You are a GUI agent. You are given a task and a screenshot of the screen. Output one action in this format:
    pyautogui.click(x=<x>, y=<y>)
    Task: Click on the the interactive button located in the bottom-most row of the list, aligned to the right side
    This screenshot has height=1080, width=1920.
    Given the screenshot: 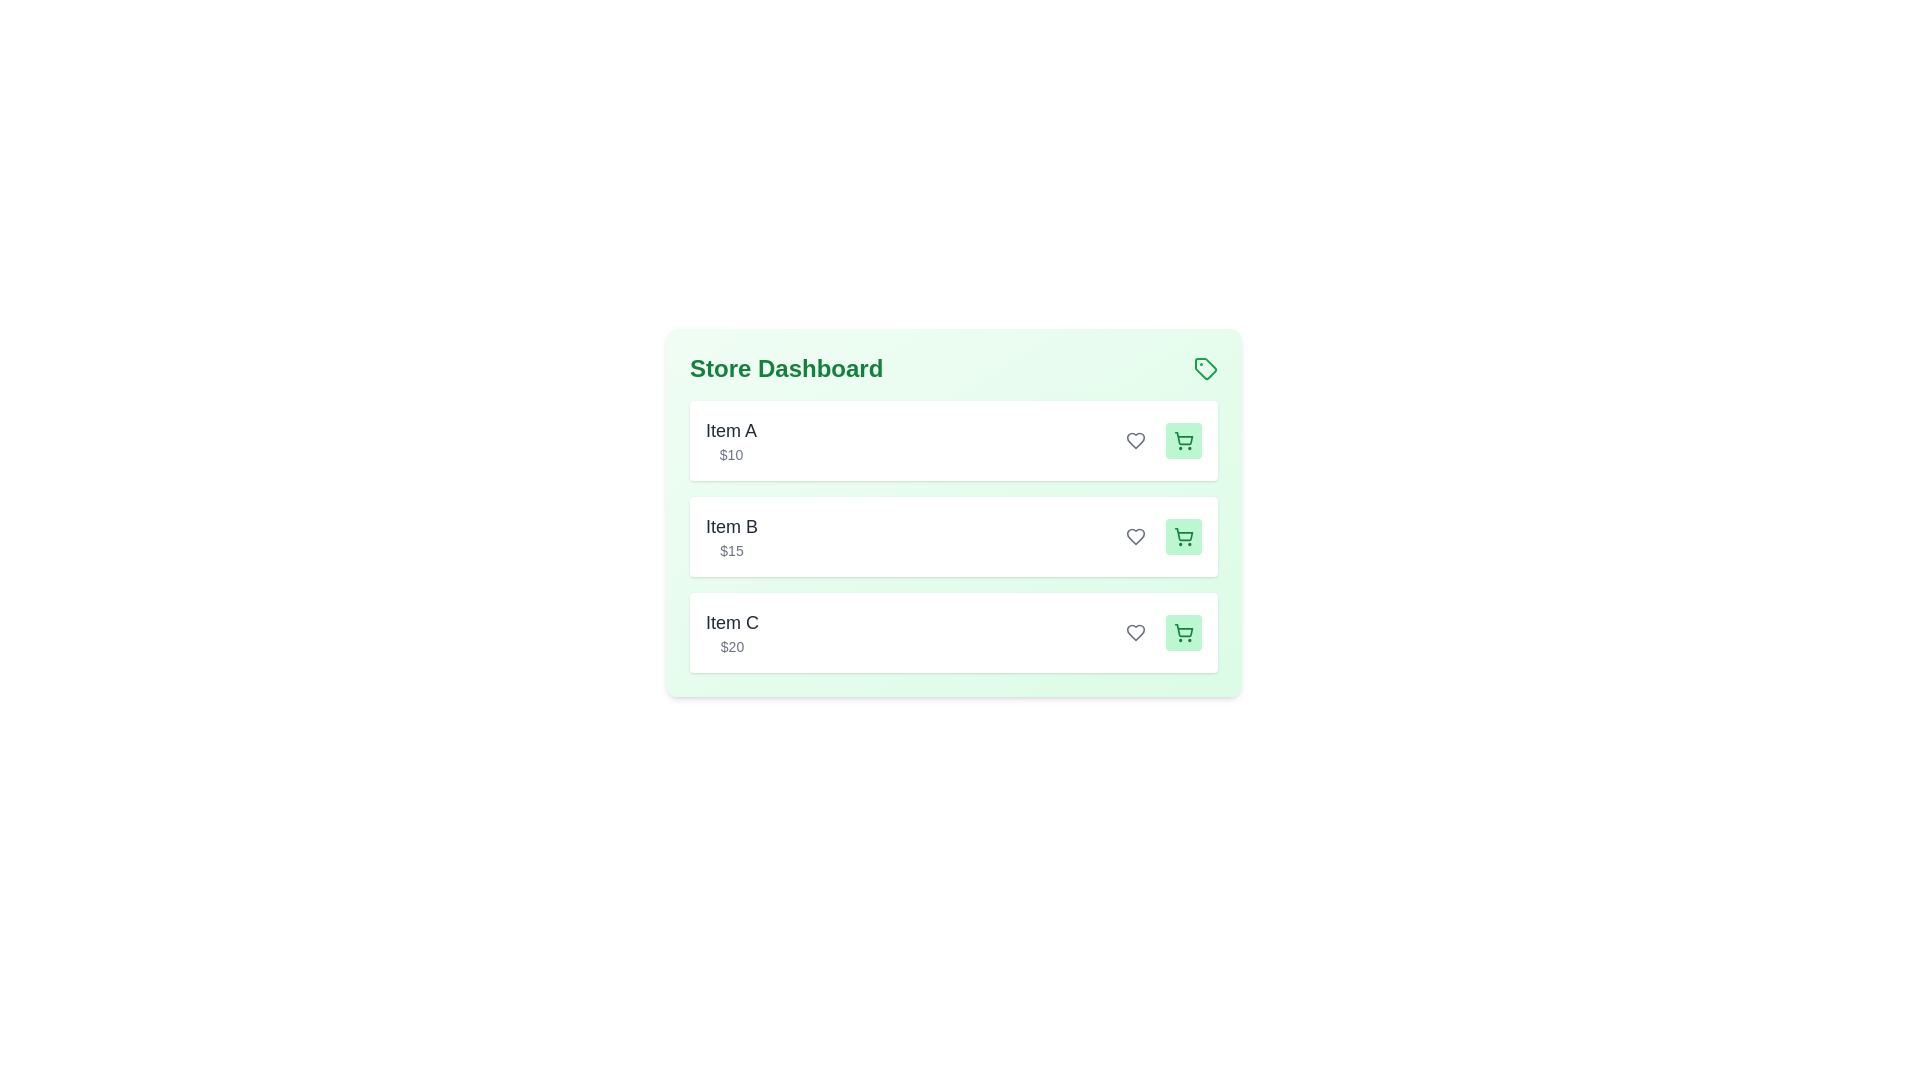 What is the action you would take?
    pyautogui.click(x=1184, y=632)
    